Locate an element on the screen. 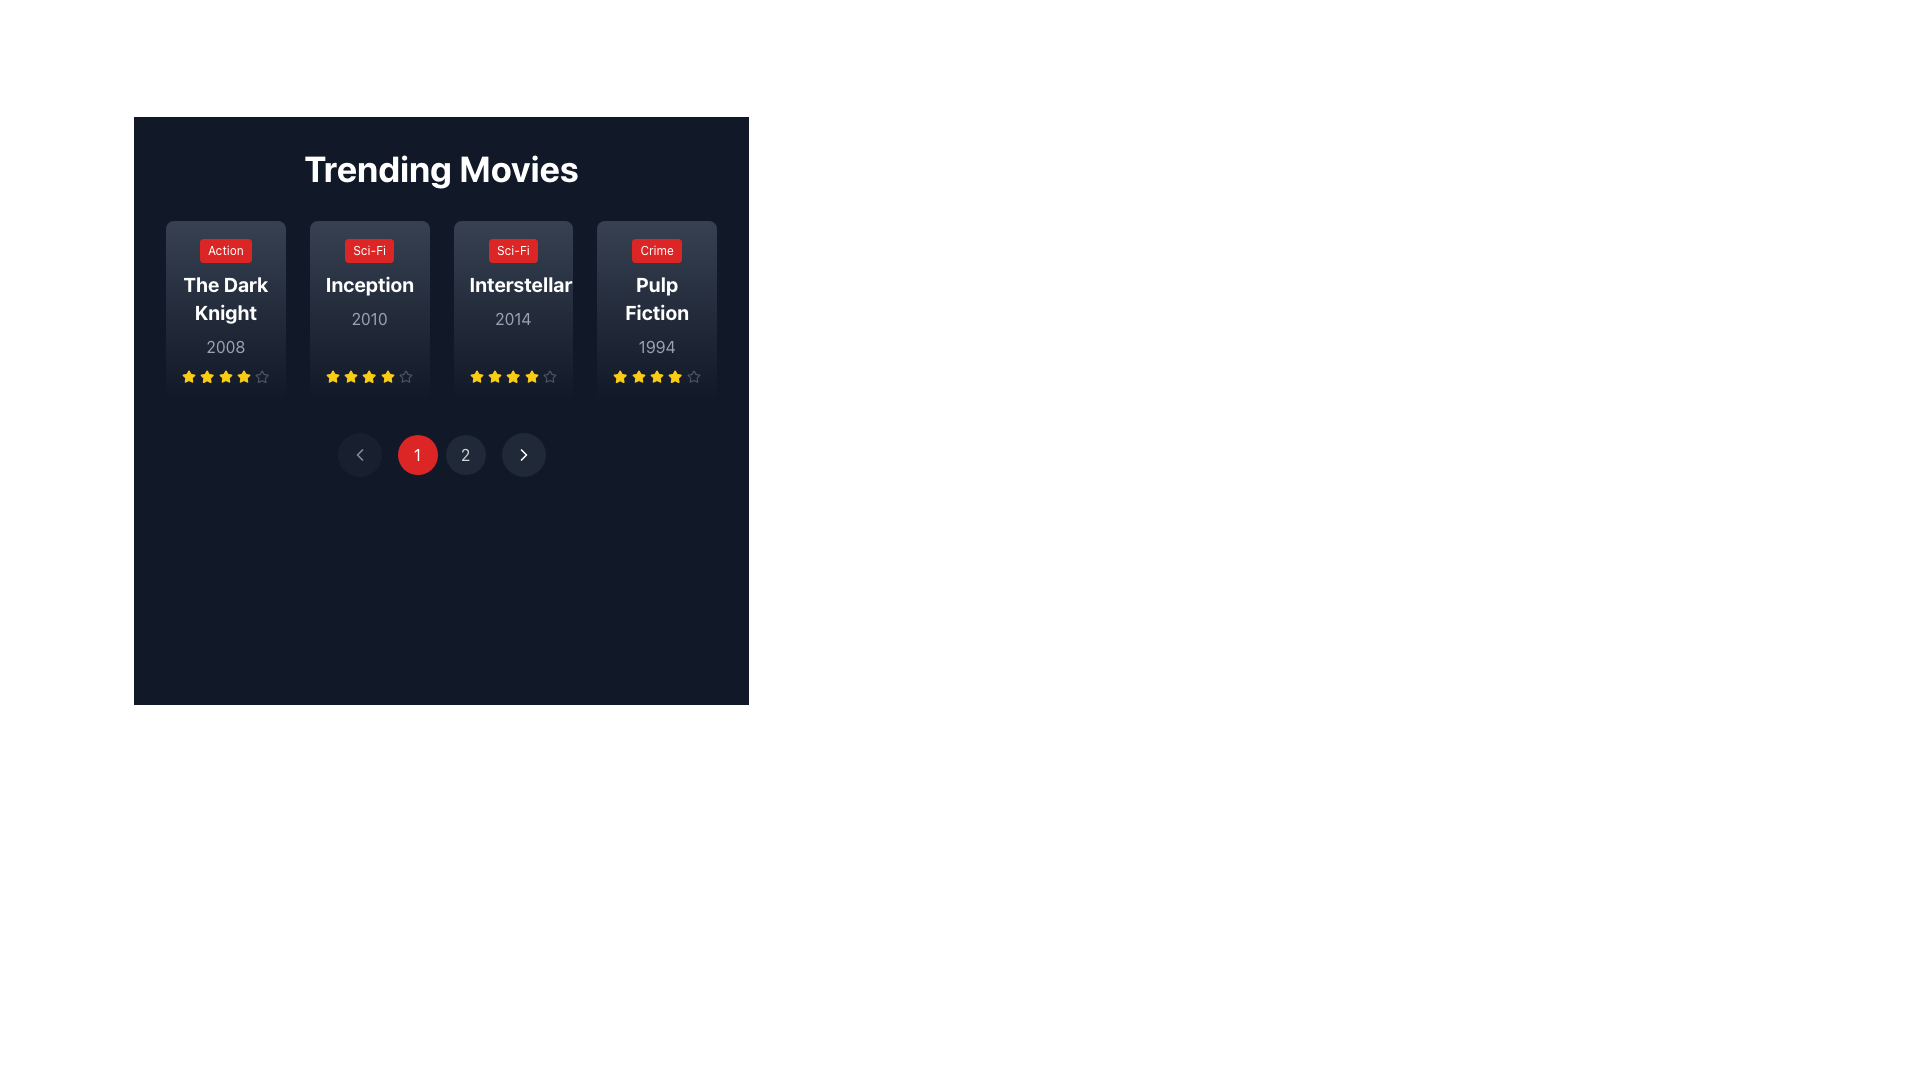 Image resolution: width=1920 pixels, height=1080 pixels. the circular button with a dark gray background and white text displaying the number '2' is located at coordinates (464, 454).